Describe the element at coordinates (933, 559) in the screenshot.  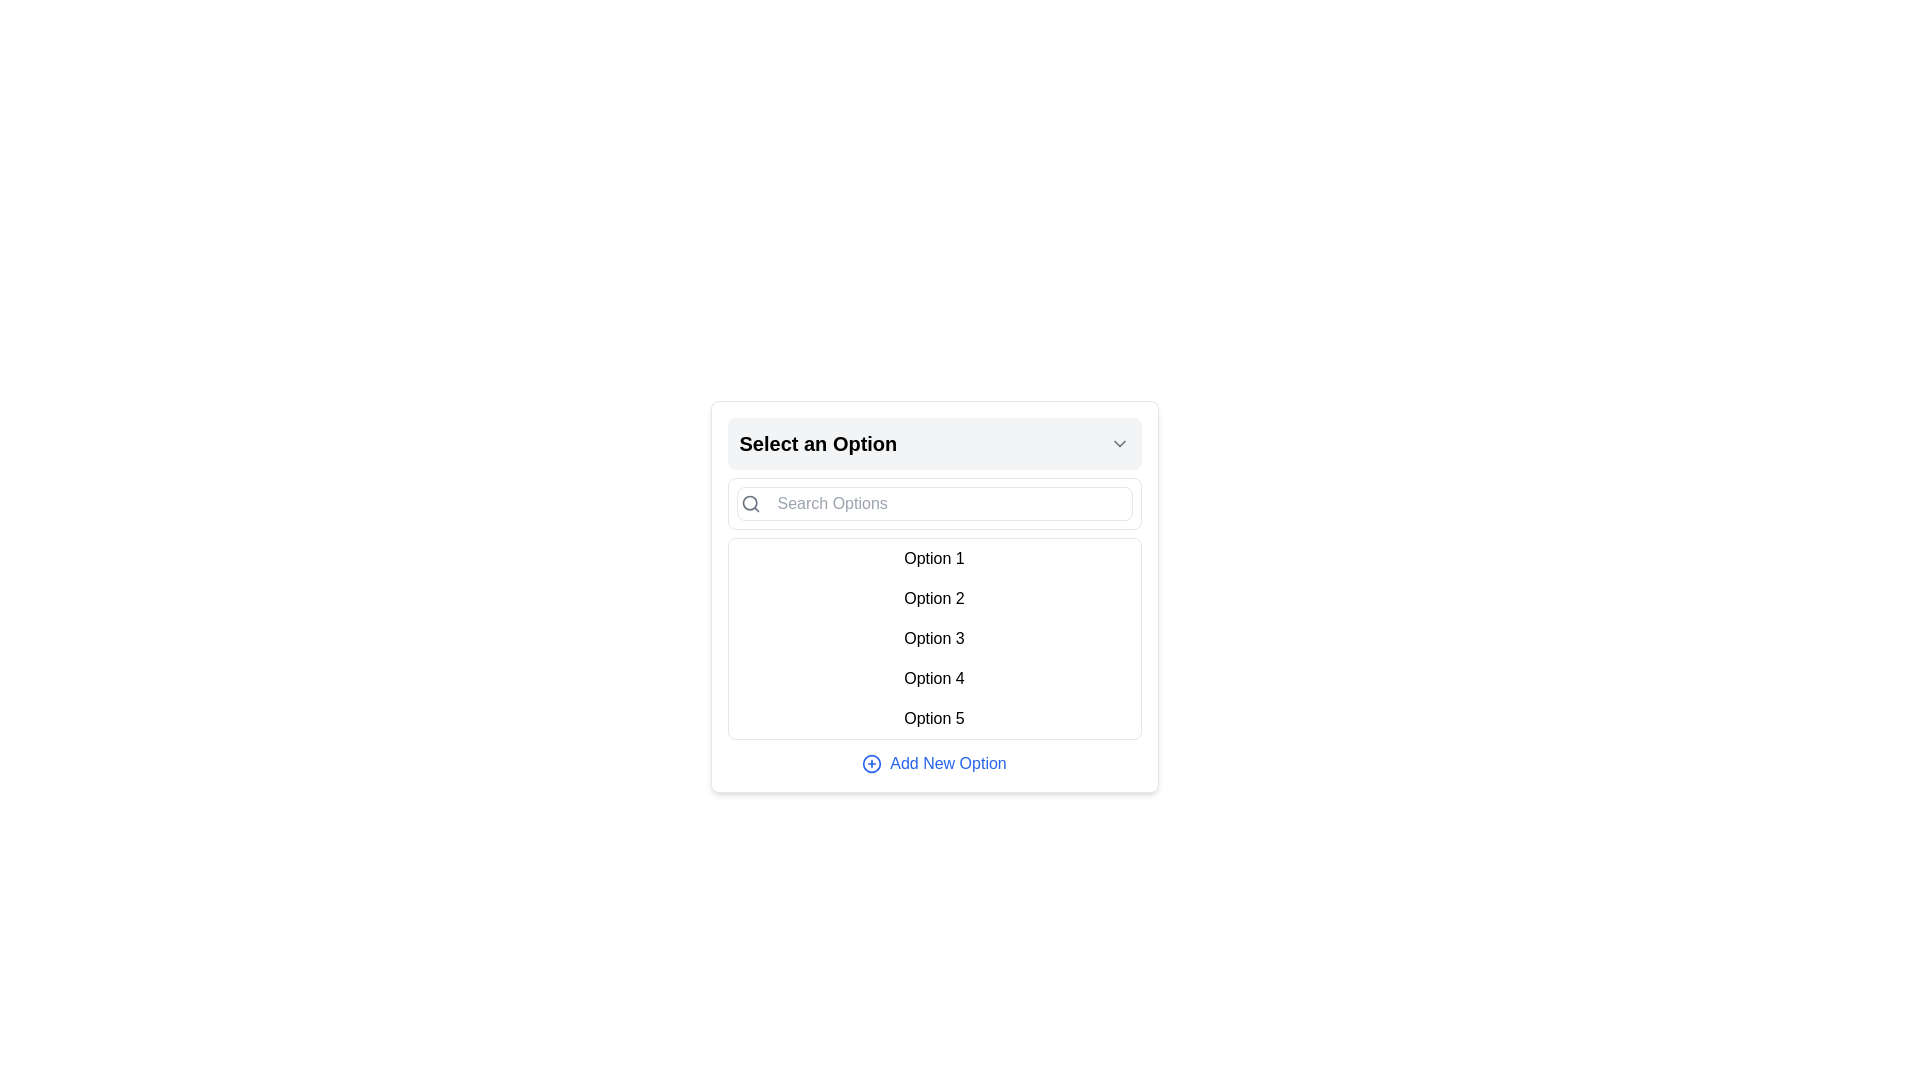
I see `the first item in the dropdown menu located under the 'Select an Option' label` at that location.